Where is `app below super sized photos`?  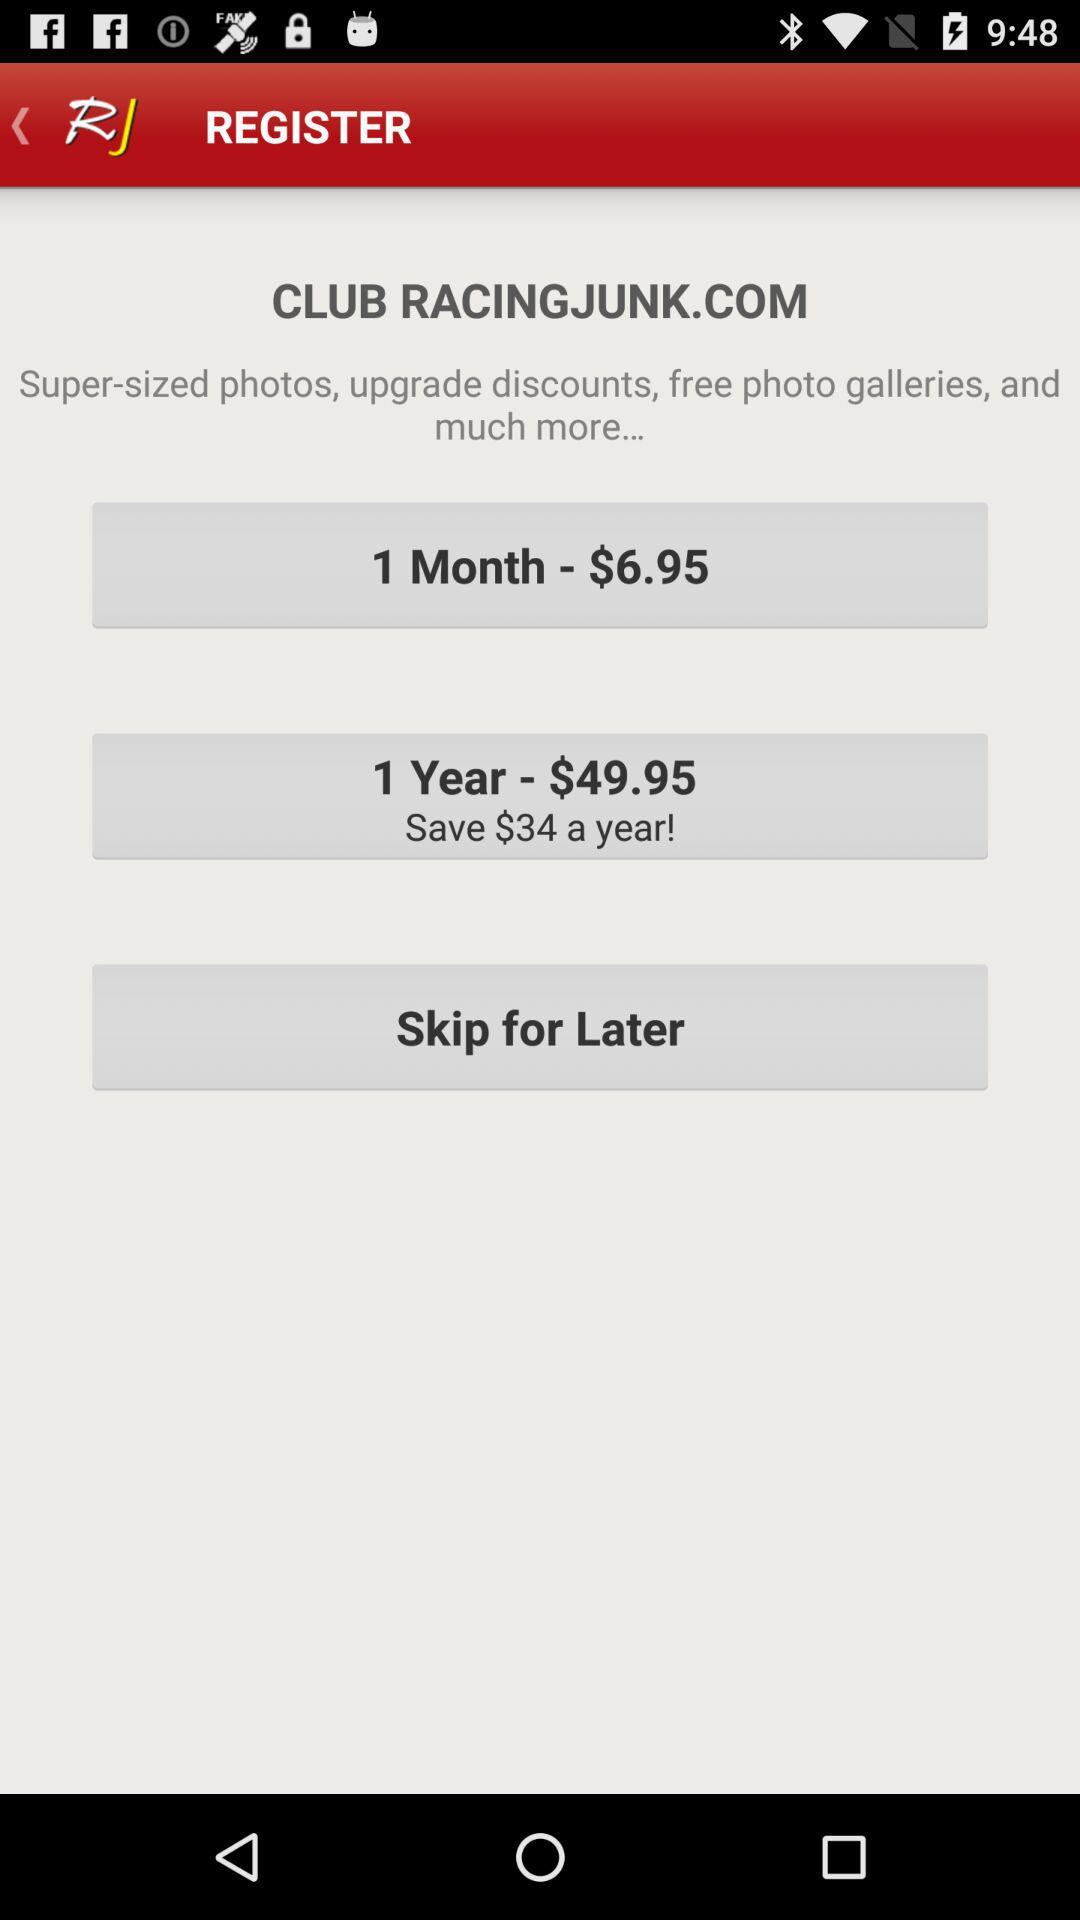
app below super sized photos is located at coordinates (540, 564).